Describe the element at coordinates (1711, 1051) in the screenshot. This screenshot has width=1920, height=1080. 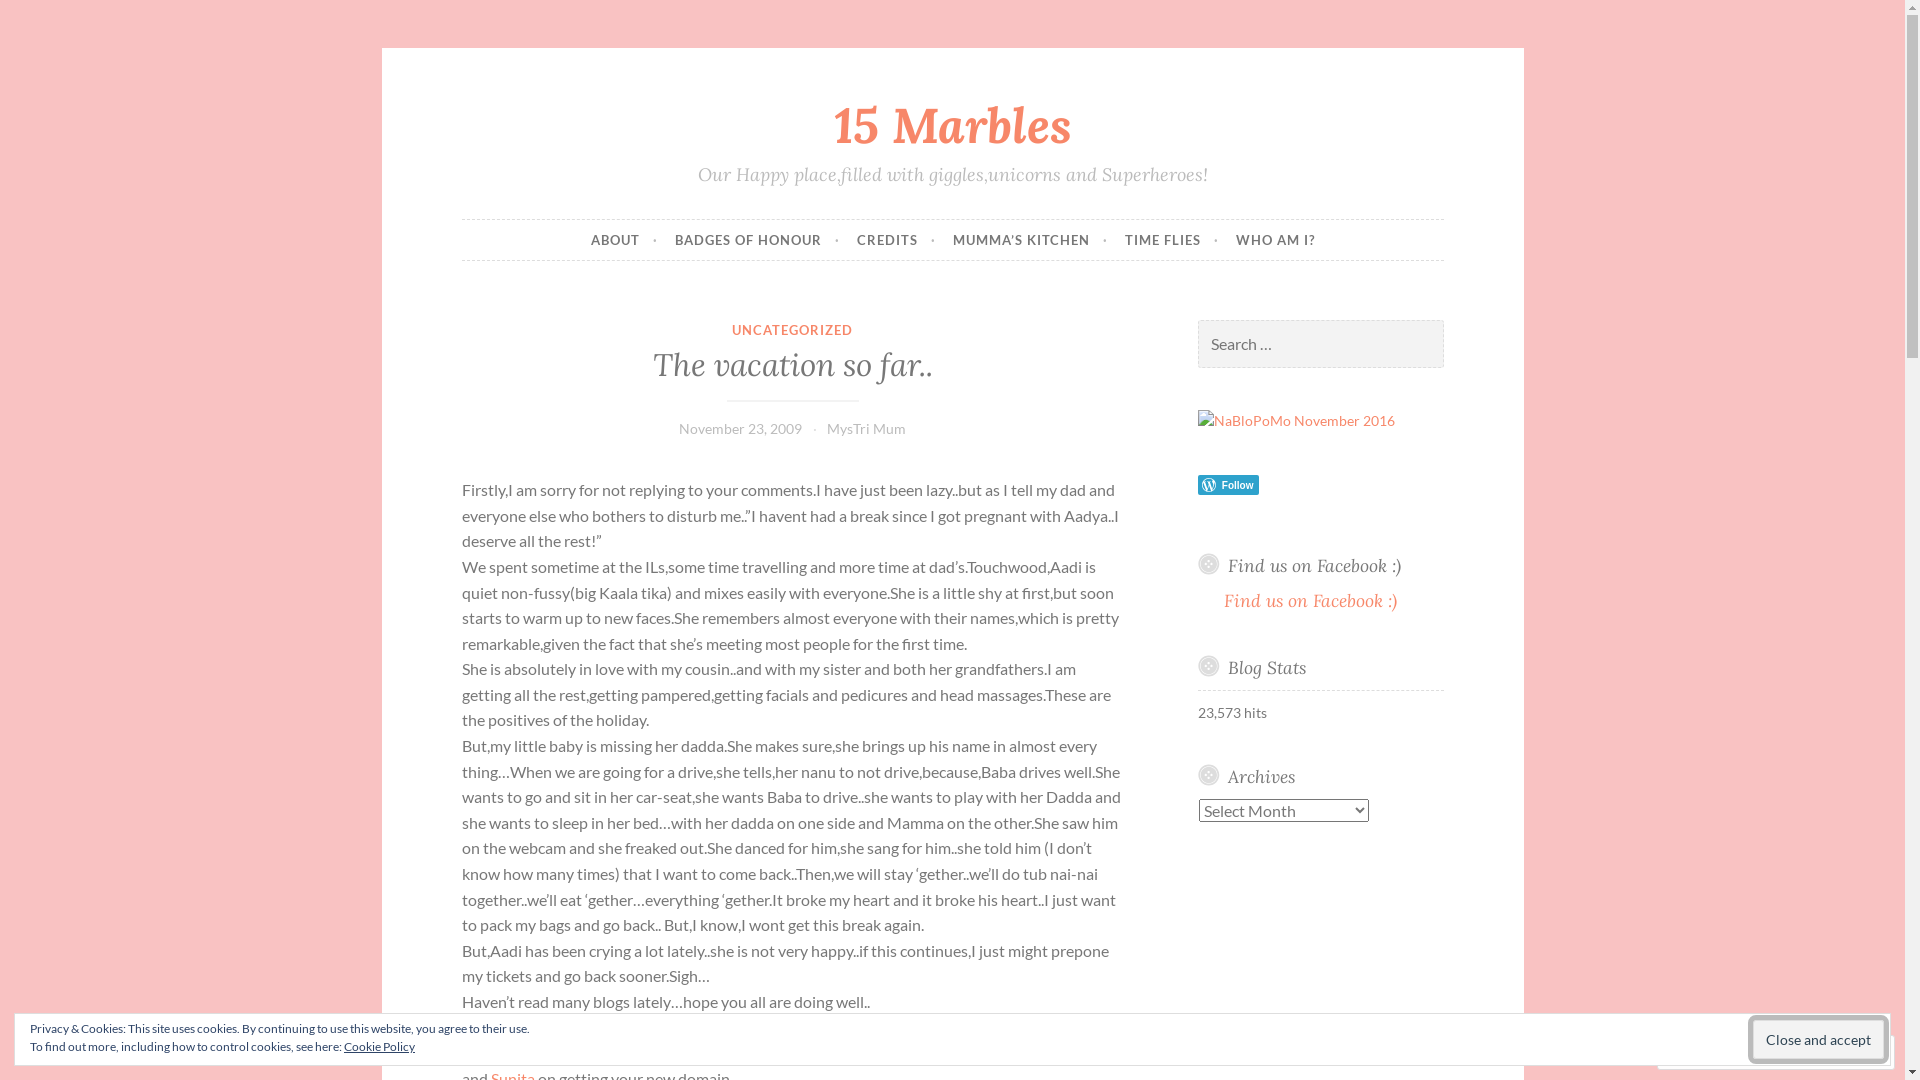
I see `'Comment'` at that location.